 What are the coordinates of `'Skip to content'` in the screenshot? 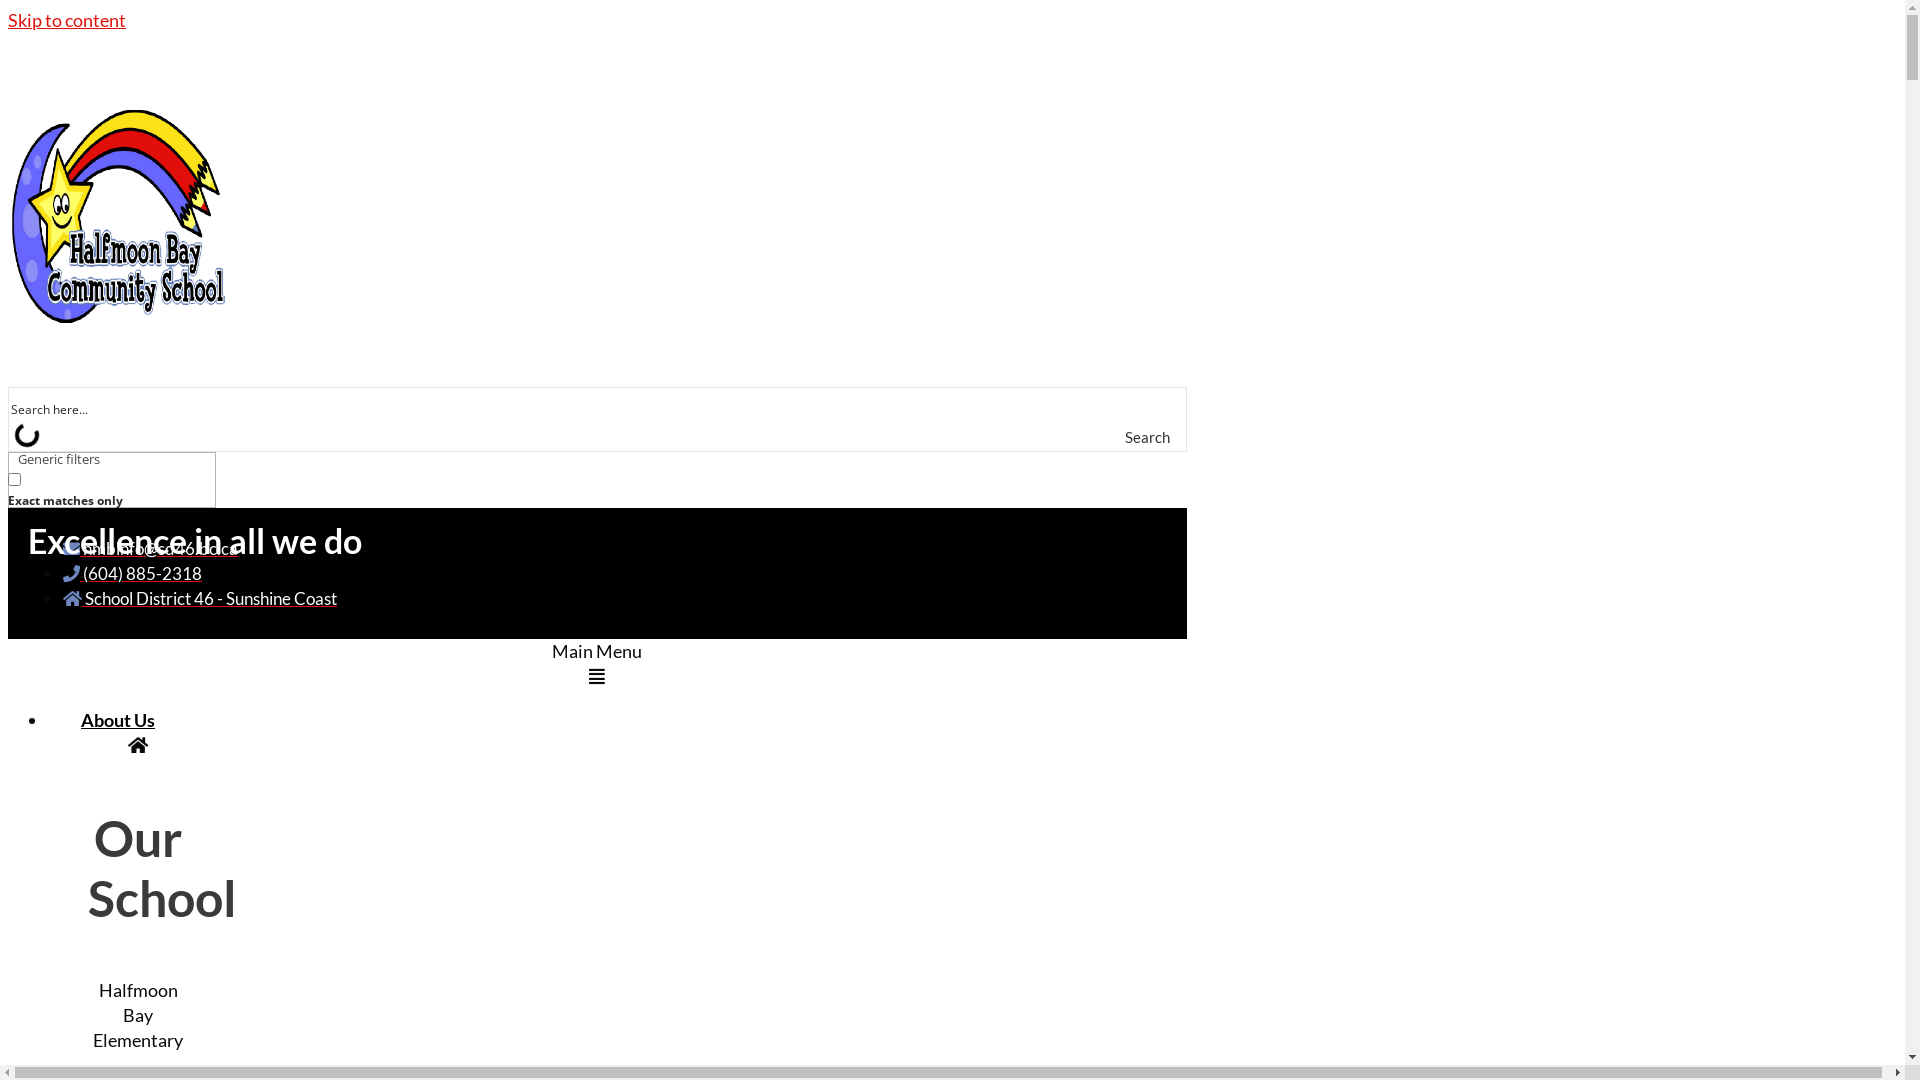 It's located at (67, 19).